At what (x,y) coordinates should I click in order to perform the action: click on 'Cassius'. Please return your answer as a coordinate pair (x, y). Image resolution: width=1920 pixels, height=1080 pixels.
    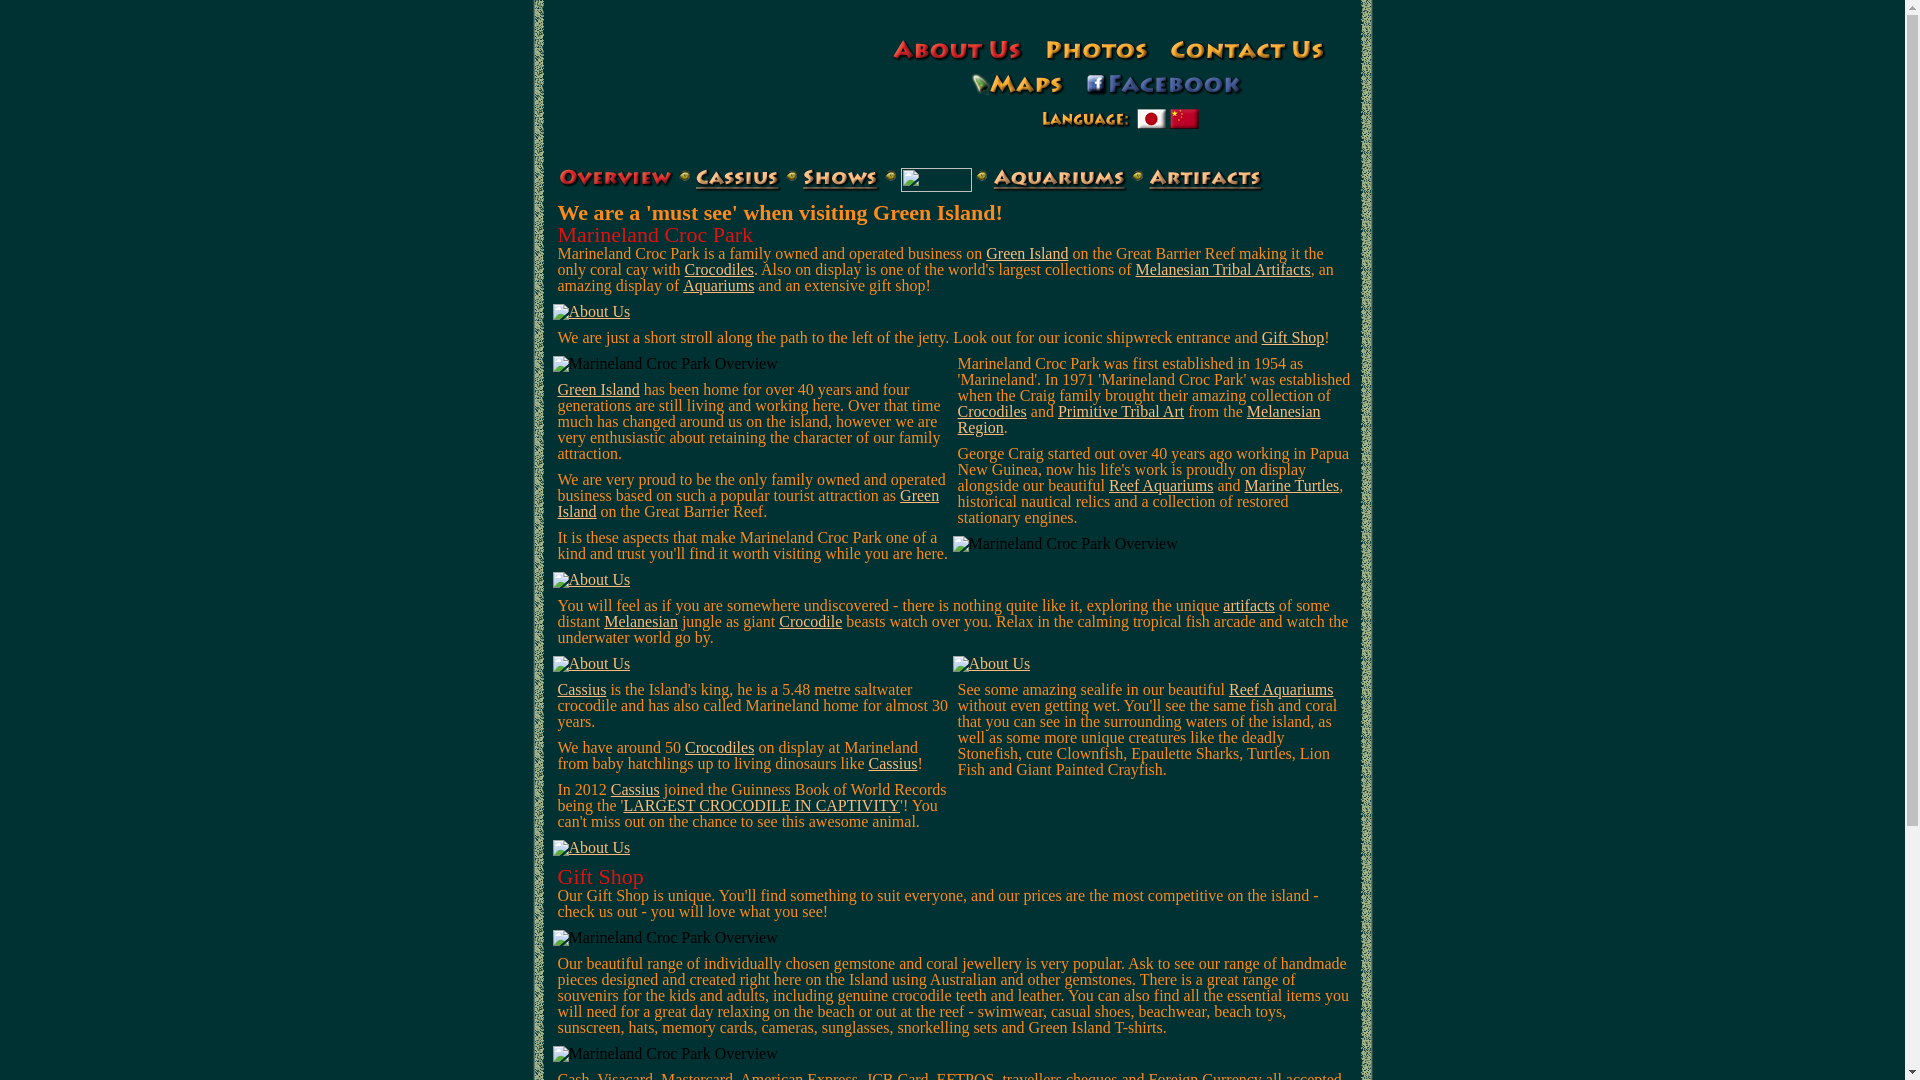
    Looking at the image, I should click on (609, 788).